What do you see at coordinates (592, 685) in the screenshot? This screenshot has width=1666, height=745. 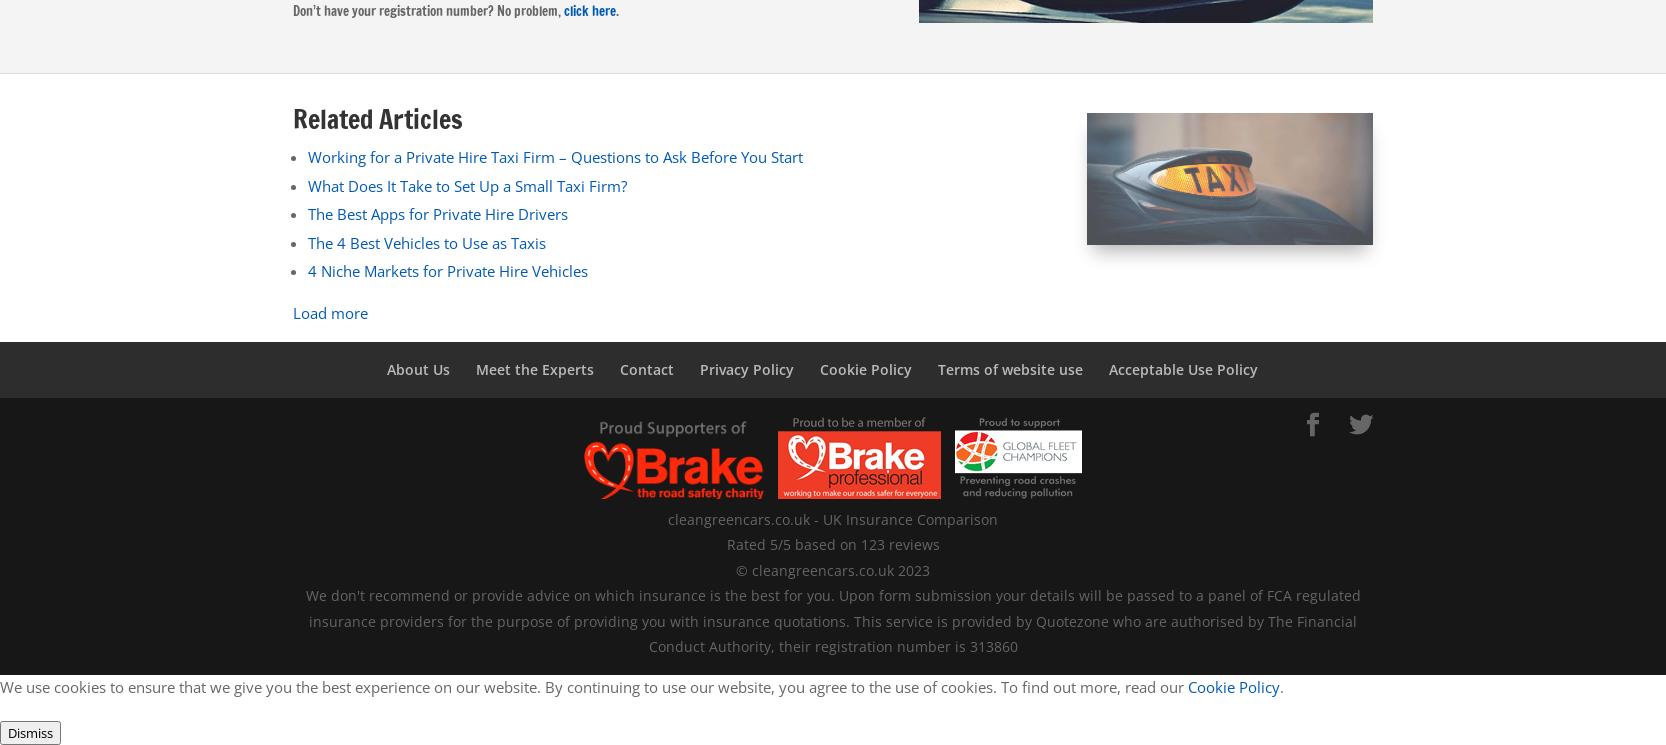 I see `'We use cookies to ensure that we give you the best experience on our website. By continuing to use our website, you agree to the use of cookies. To find out more, read our'` at bounding box center [592, 685].